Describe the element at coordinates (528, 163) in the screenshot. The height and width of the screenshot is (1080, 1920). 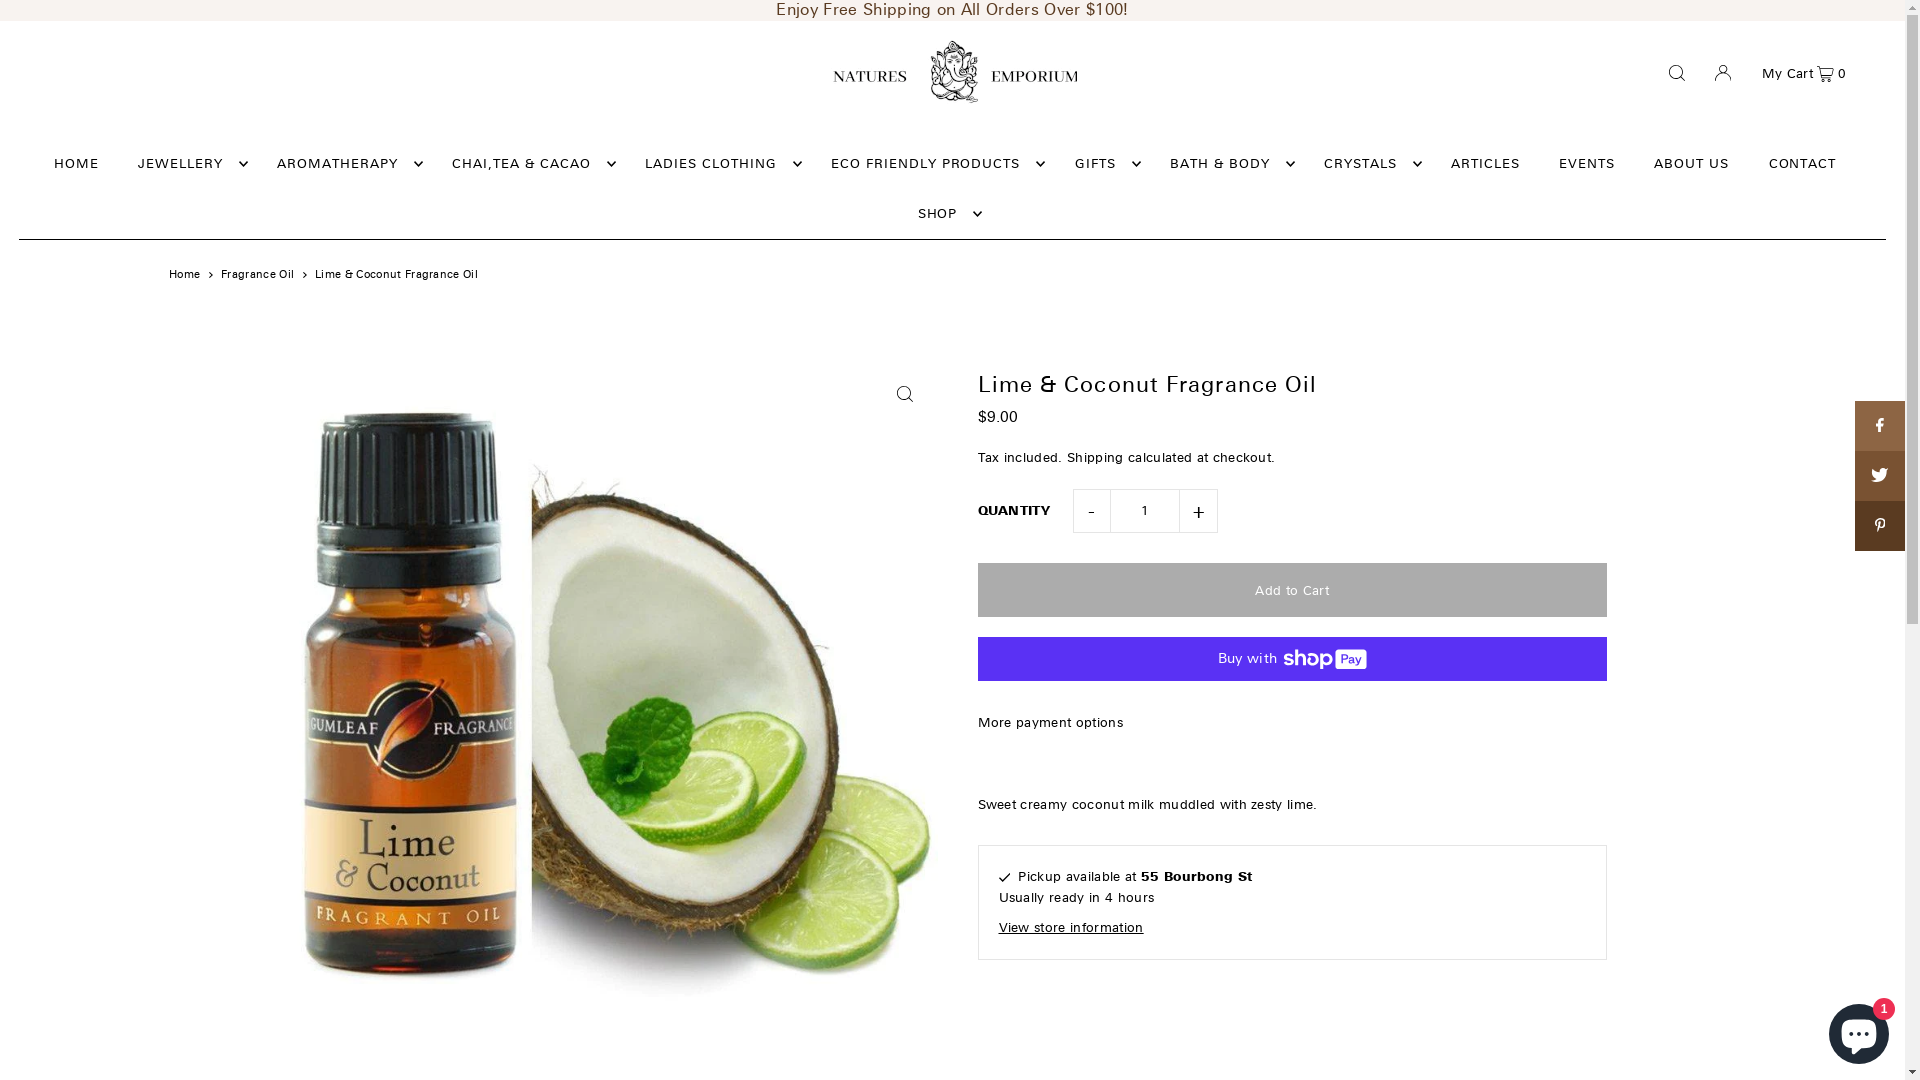
I see `'CHAI,TEA & CACAO'` at that location.